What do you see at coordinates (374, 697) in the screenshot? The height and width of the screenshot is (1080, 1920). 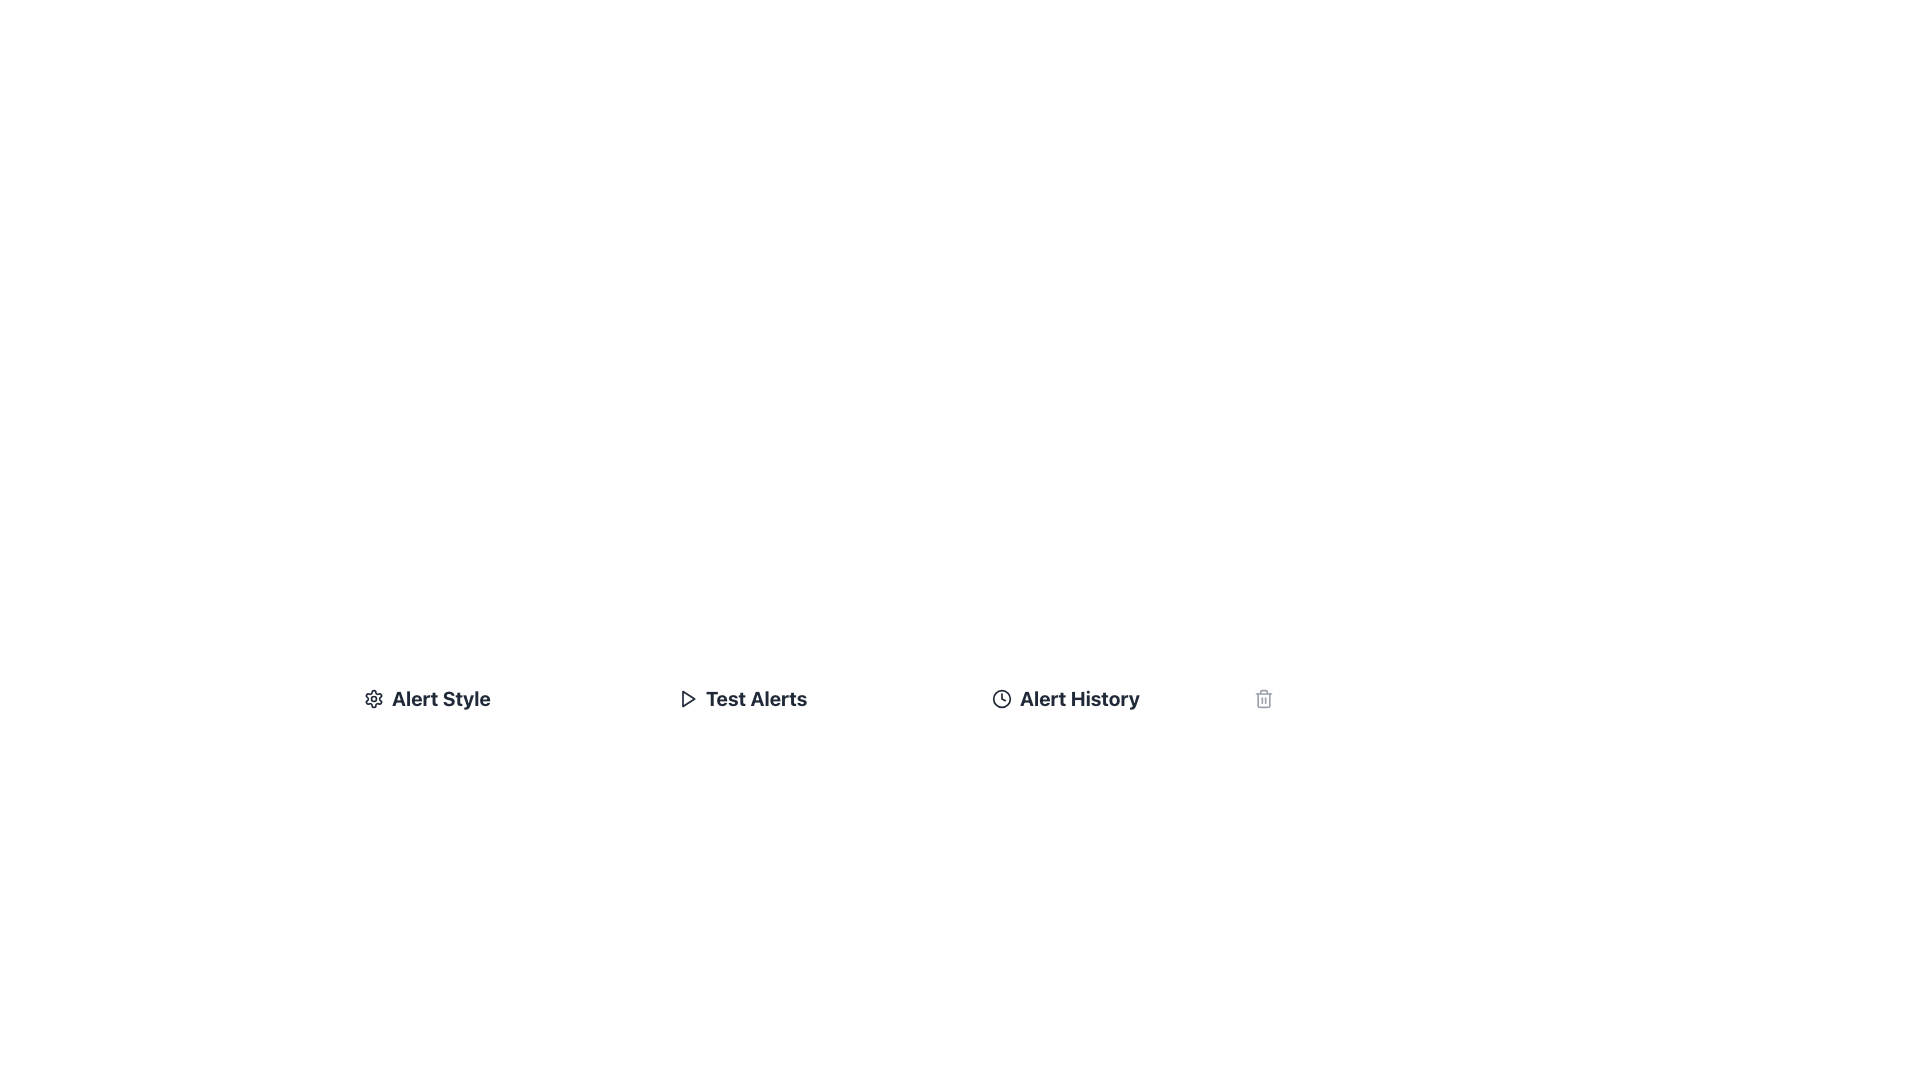 I see `the cog-shaped icon representing settings, located to the left of the text 'Alert Style'` at bounding box center [374, 697].